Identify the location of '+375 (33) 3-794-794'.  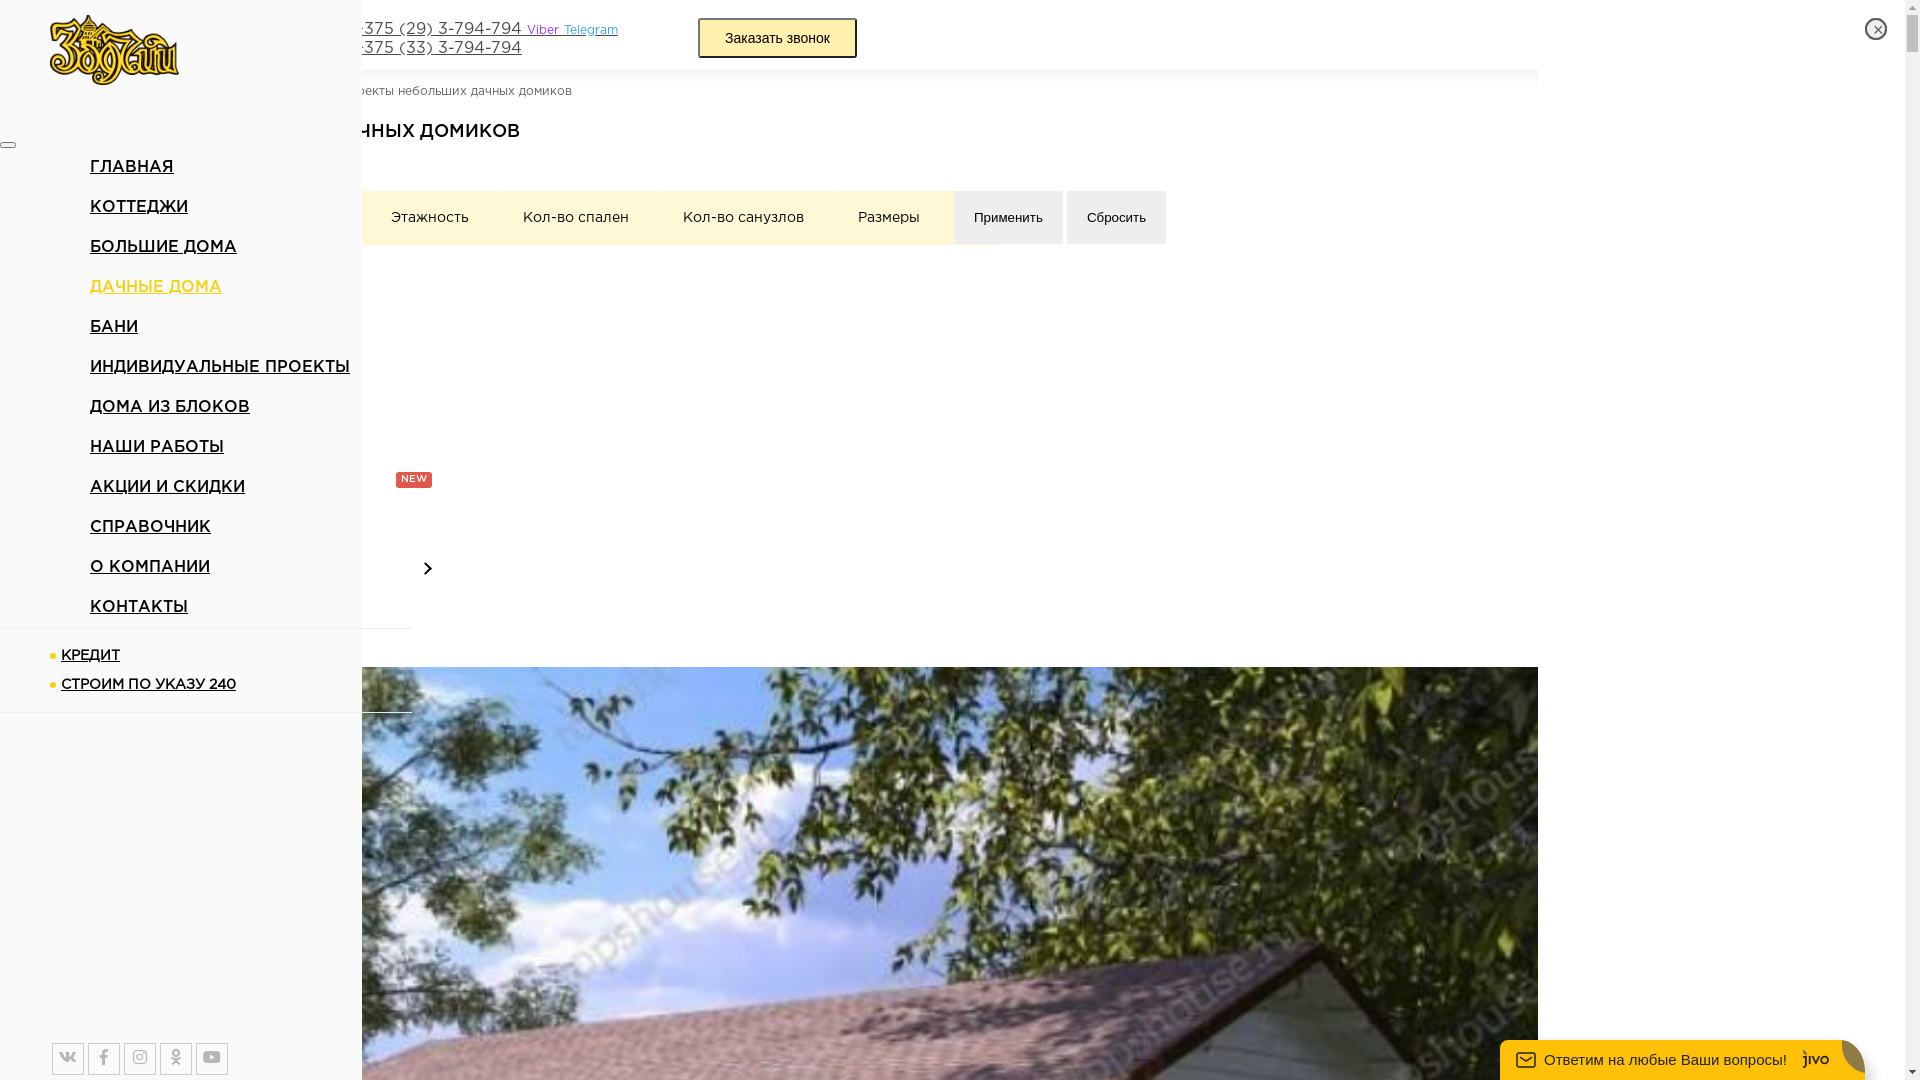
(436, 48).